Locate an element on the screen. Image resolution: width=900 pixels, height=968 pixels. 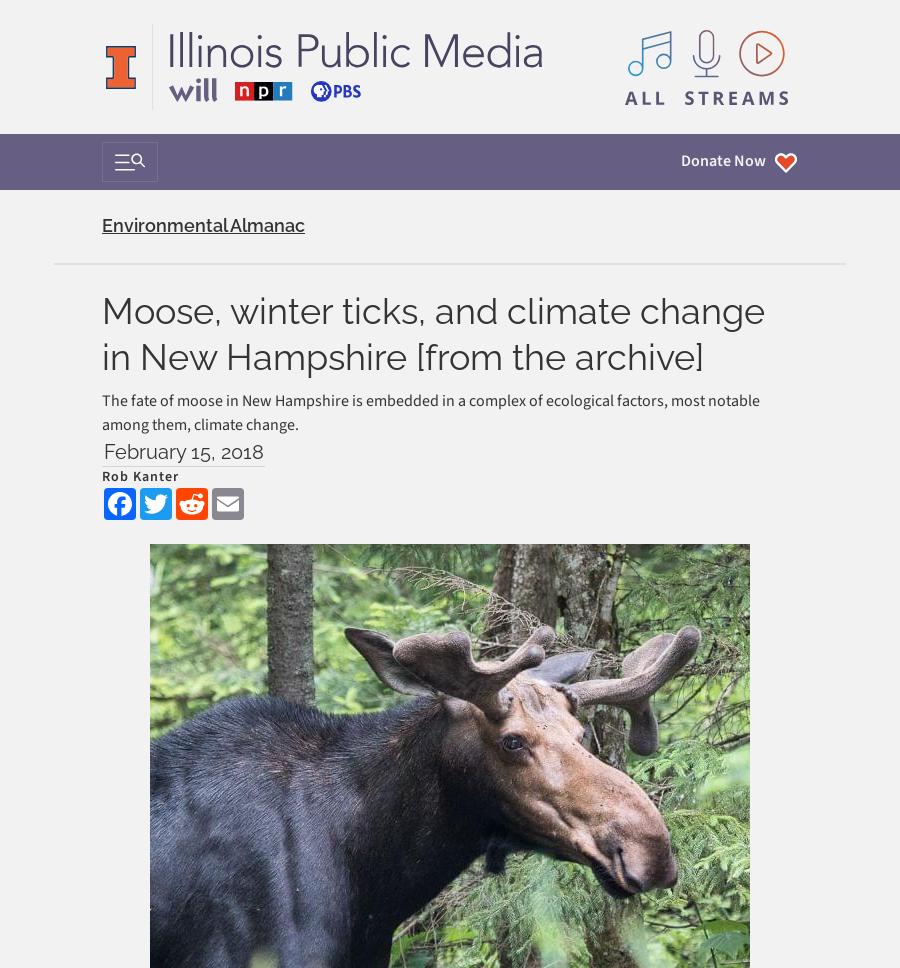
'WILL Travel & Tours' is located at coordinates (164, 368).